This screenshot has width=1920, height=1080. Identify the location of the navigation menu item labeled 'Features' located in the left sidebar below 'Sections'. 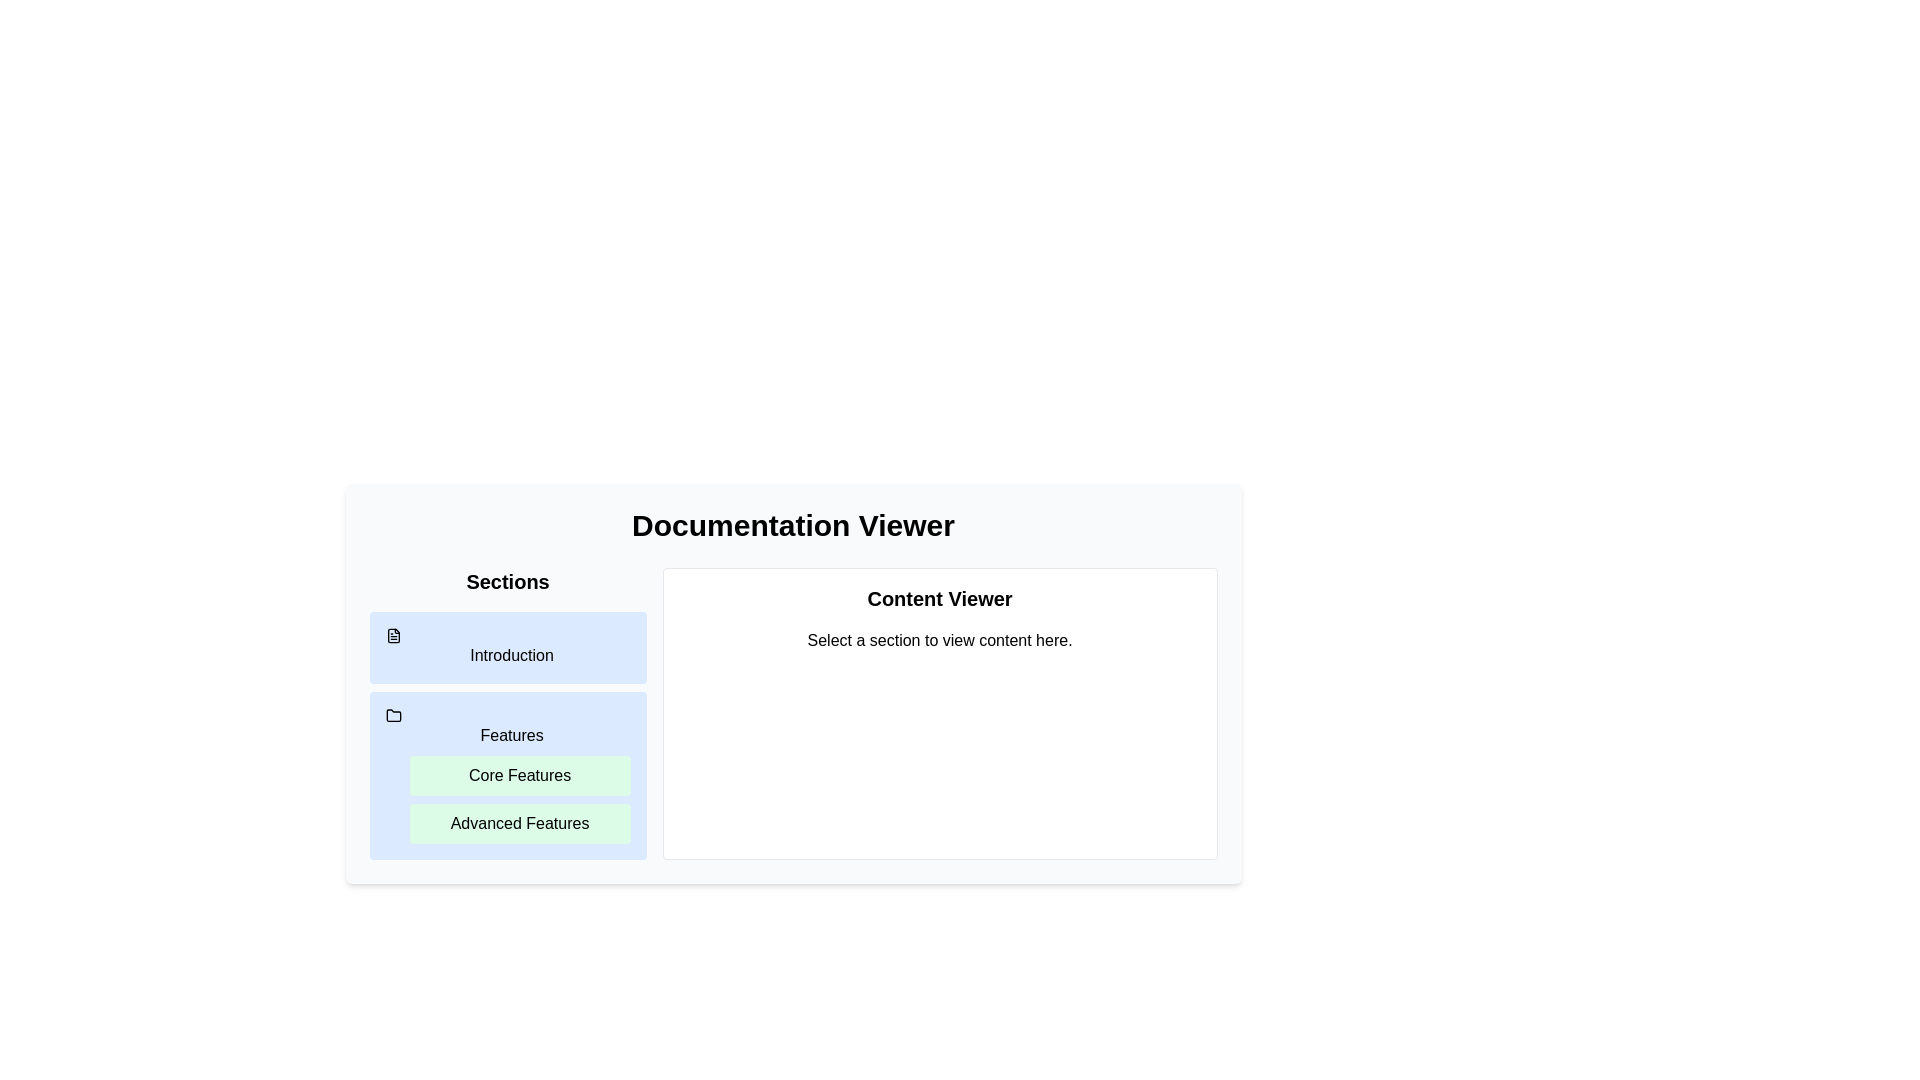
(508, 736).